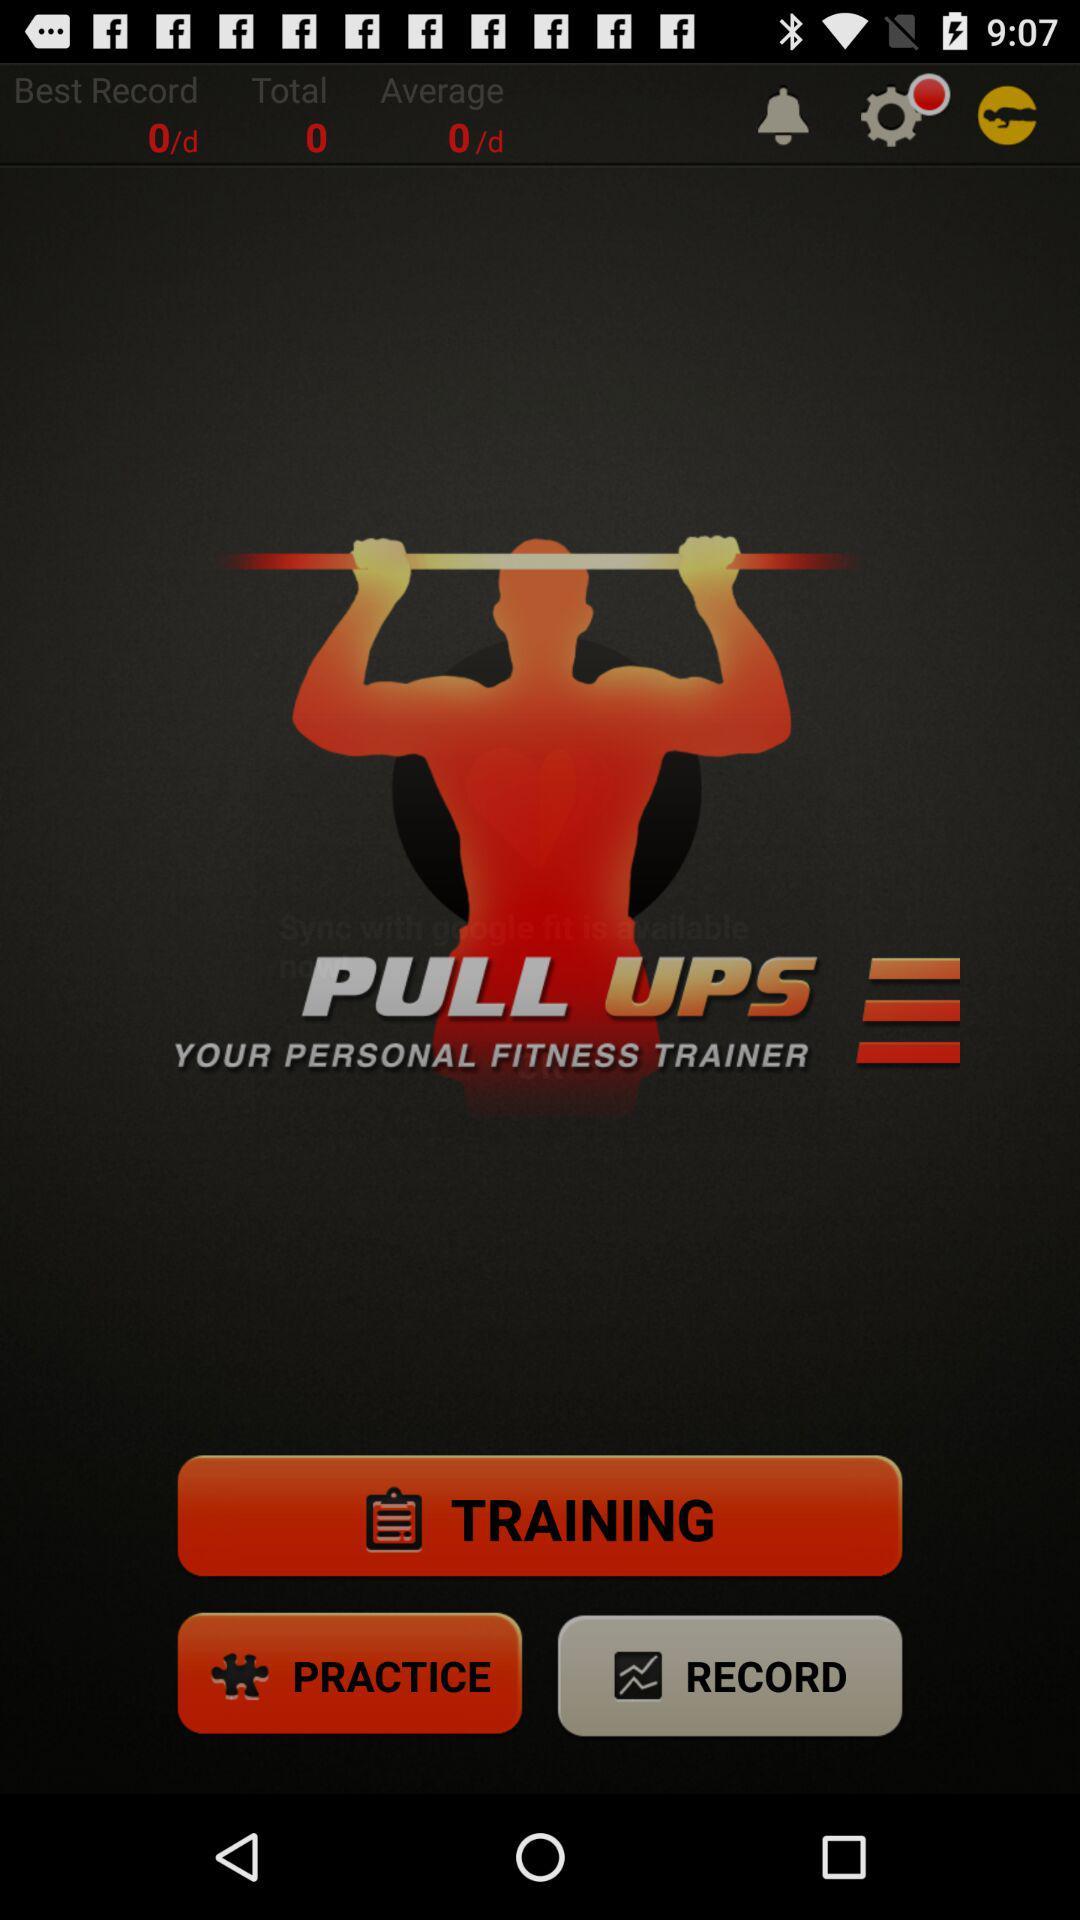 This screenshot has height=1920, width=1080. I want to click on get new content notifications, so click(782, 114).